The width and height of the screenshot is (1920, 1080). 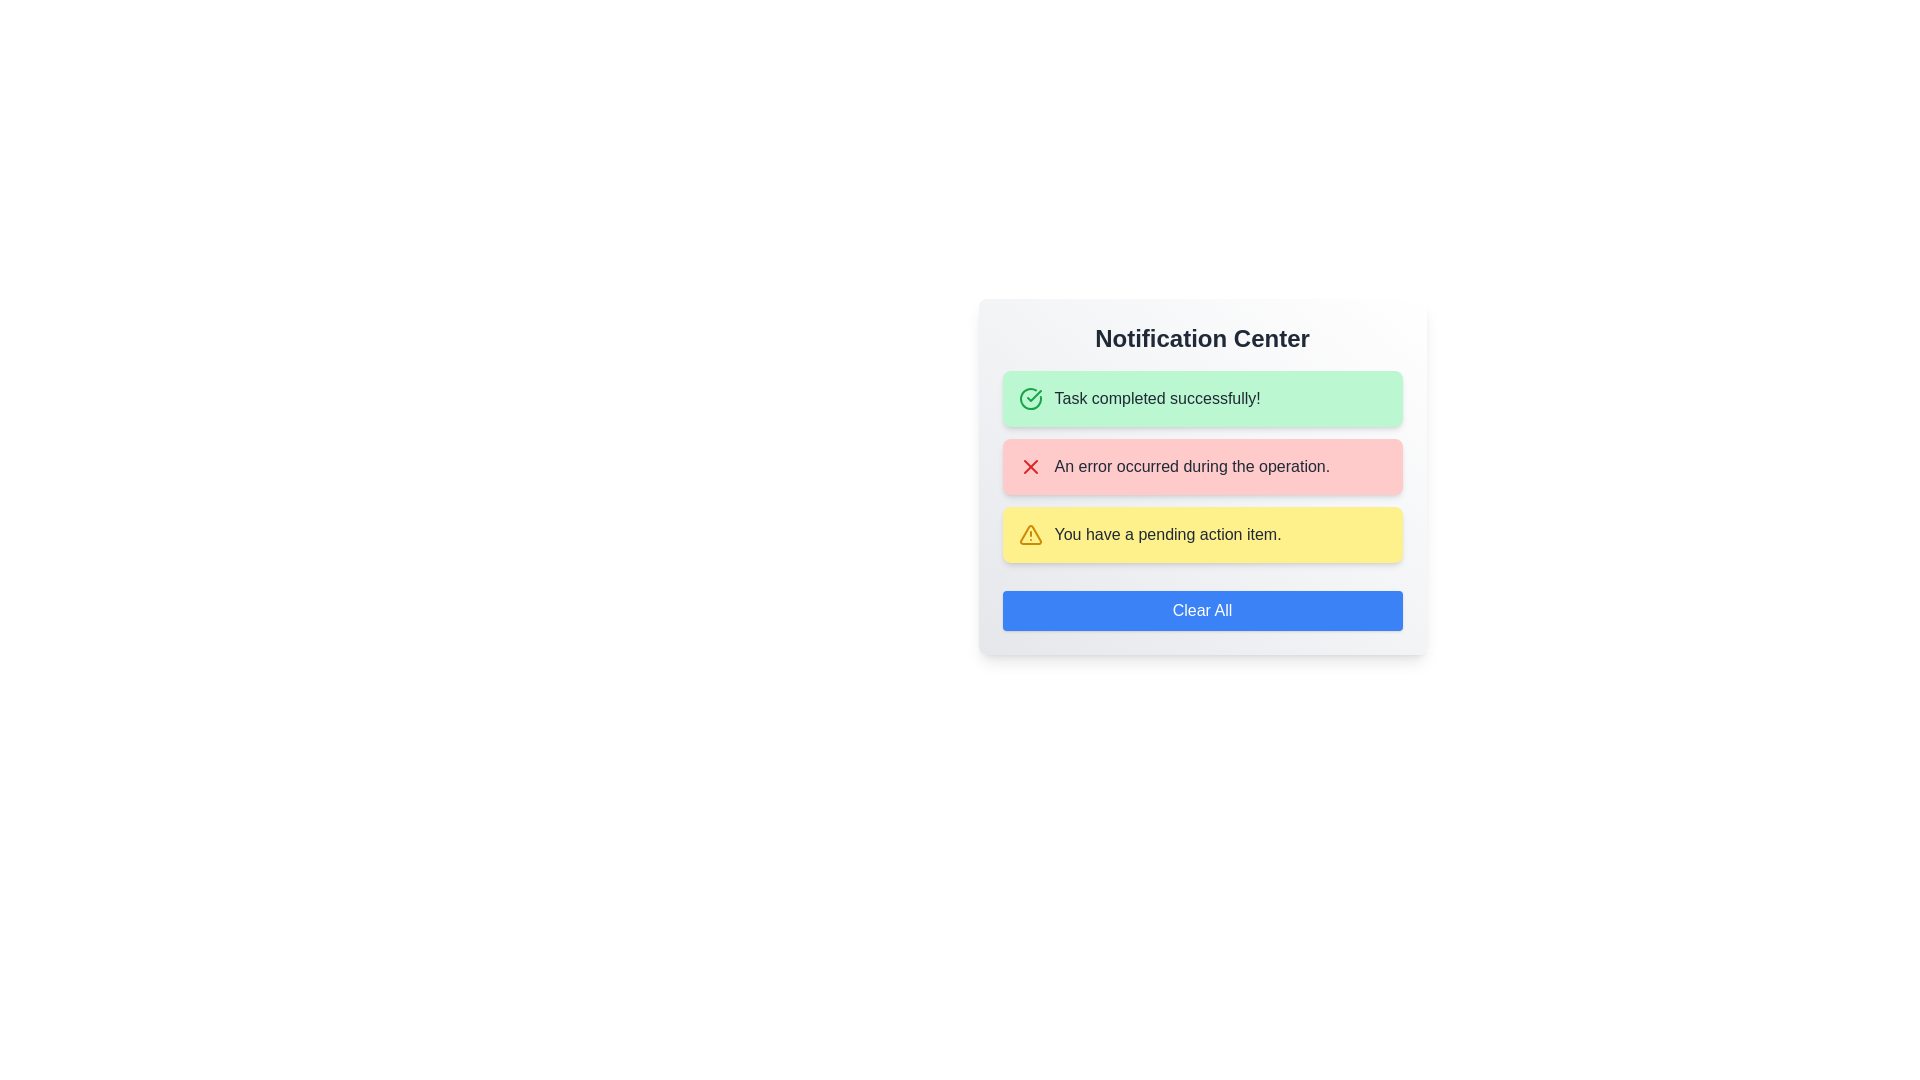 I want to click on the 'Clear All' button, which is a rectangular button with a bold blue background and white text, located at the bottom of the 'Notification Center', so click(x=1201, y=609).